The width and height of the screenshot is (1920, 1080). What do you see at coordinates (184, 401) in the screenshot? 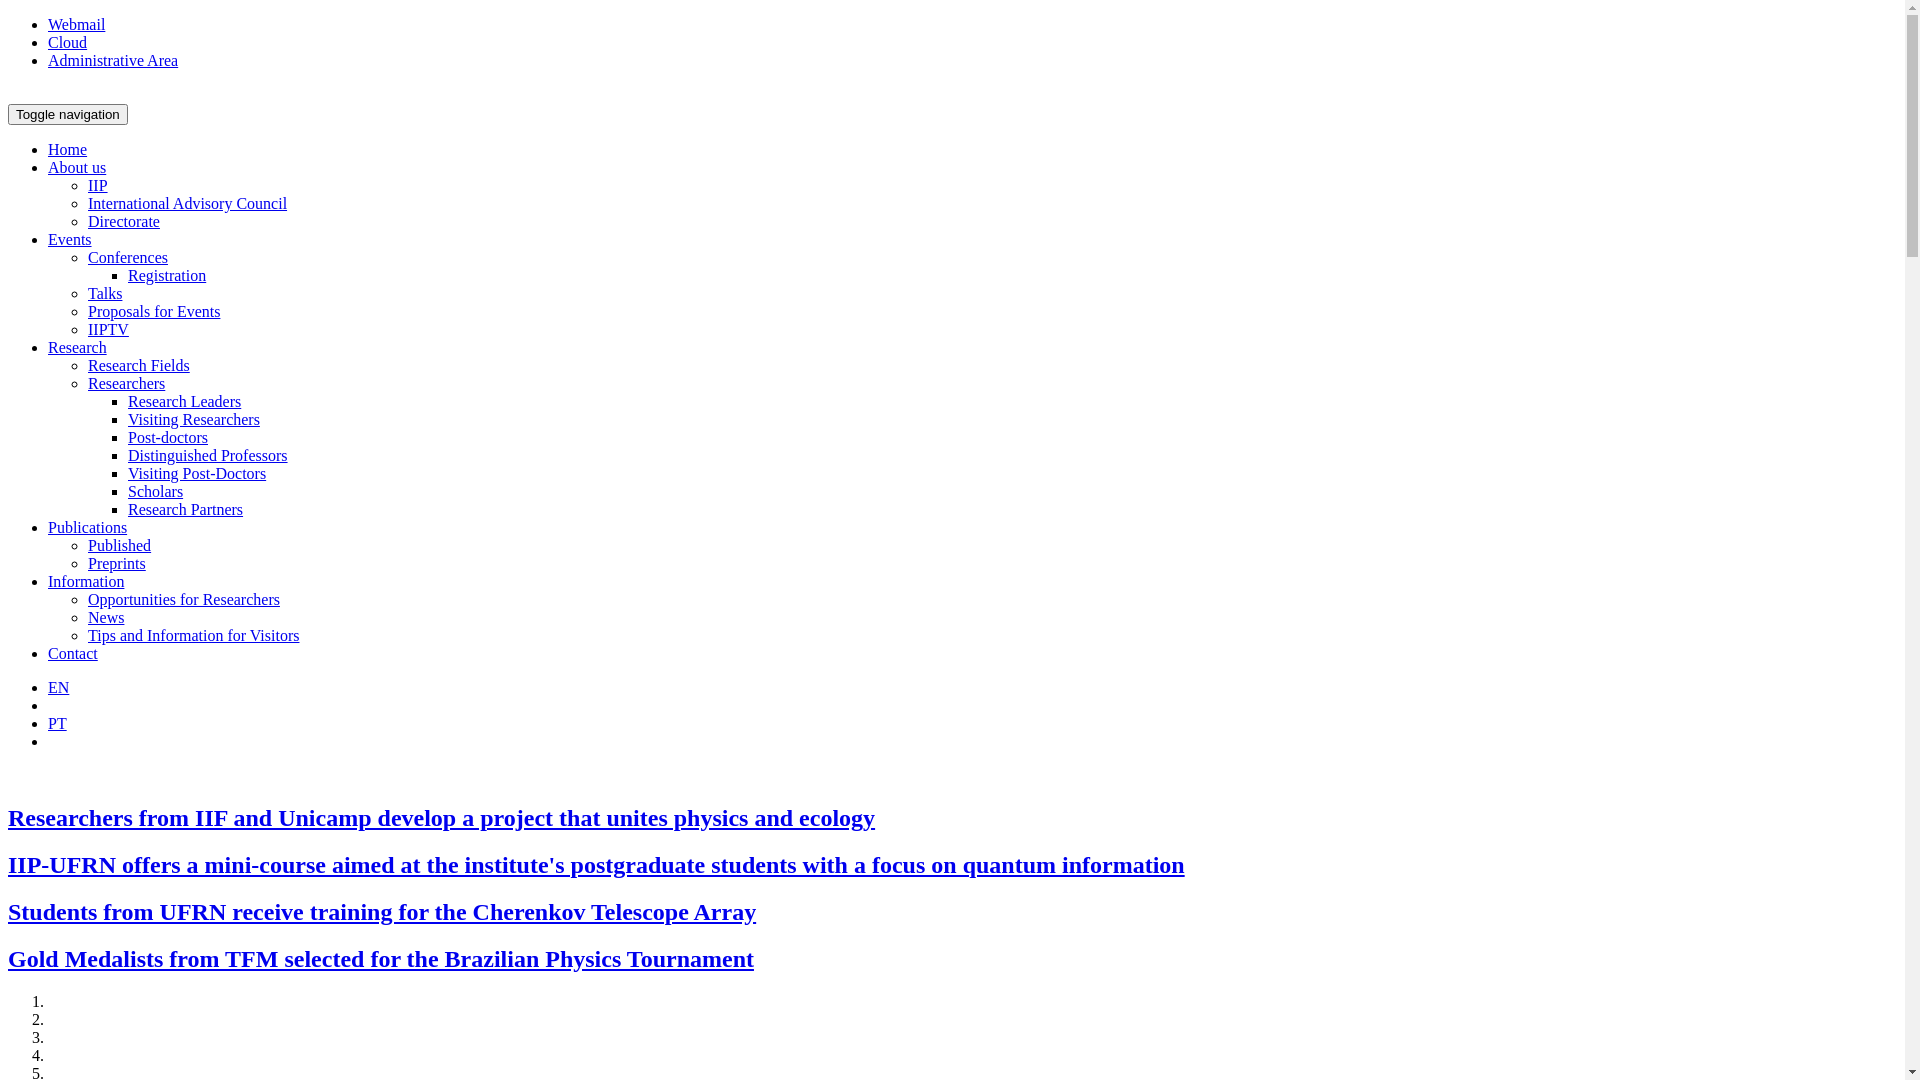
I see `'Research Leaders'` at bounding box center [184, 401].